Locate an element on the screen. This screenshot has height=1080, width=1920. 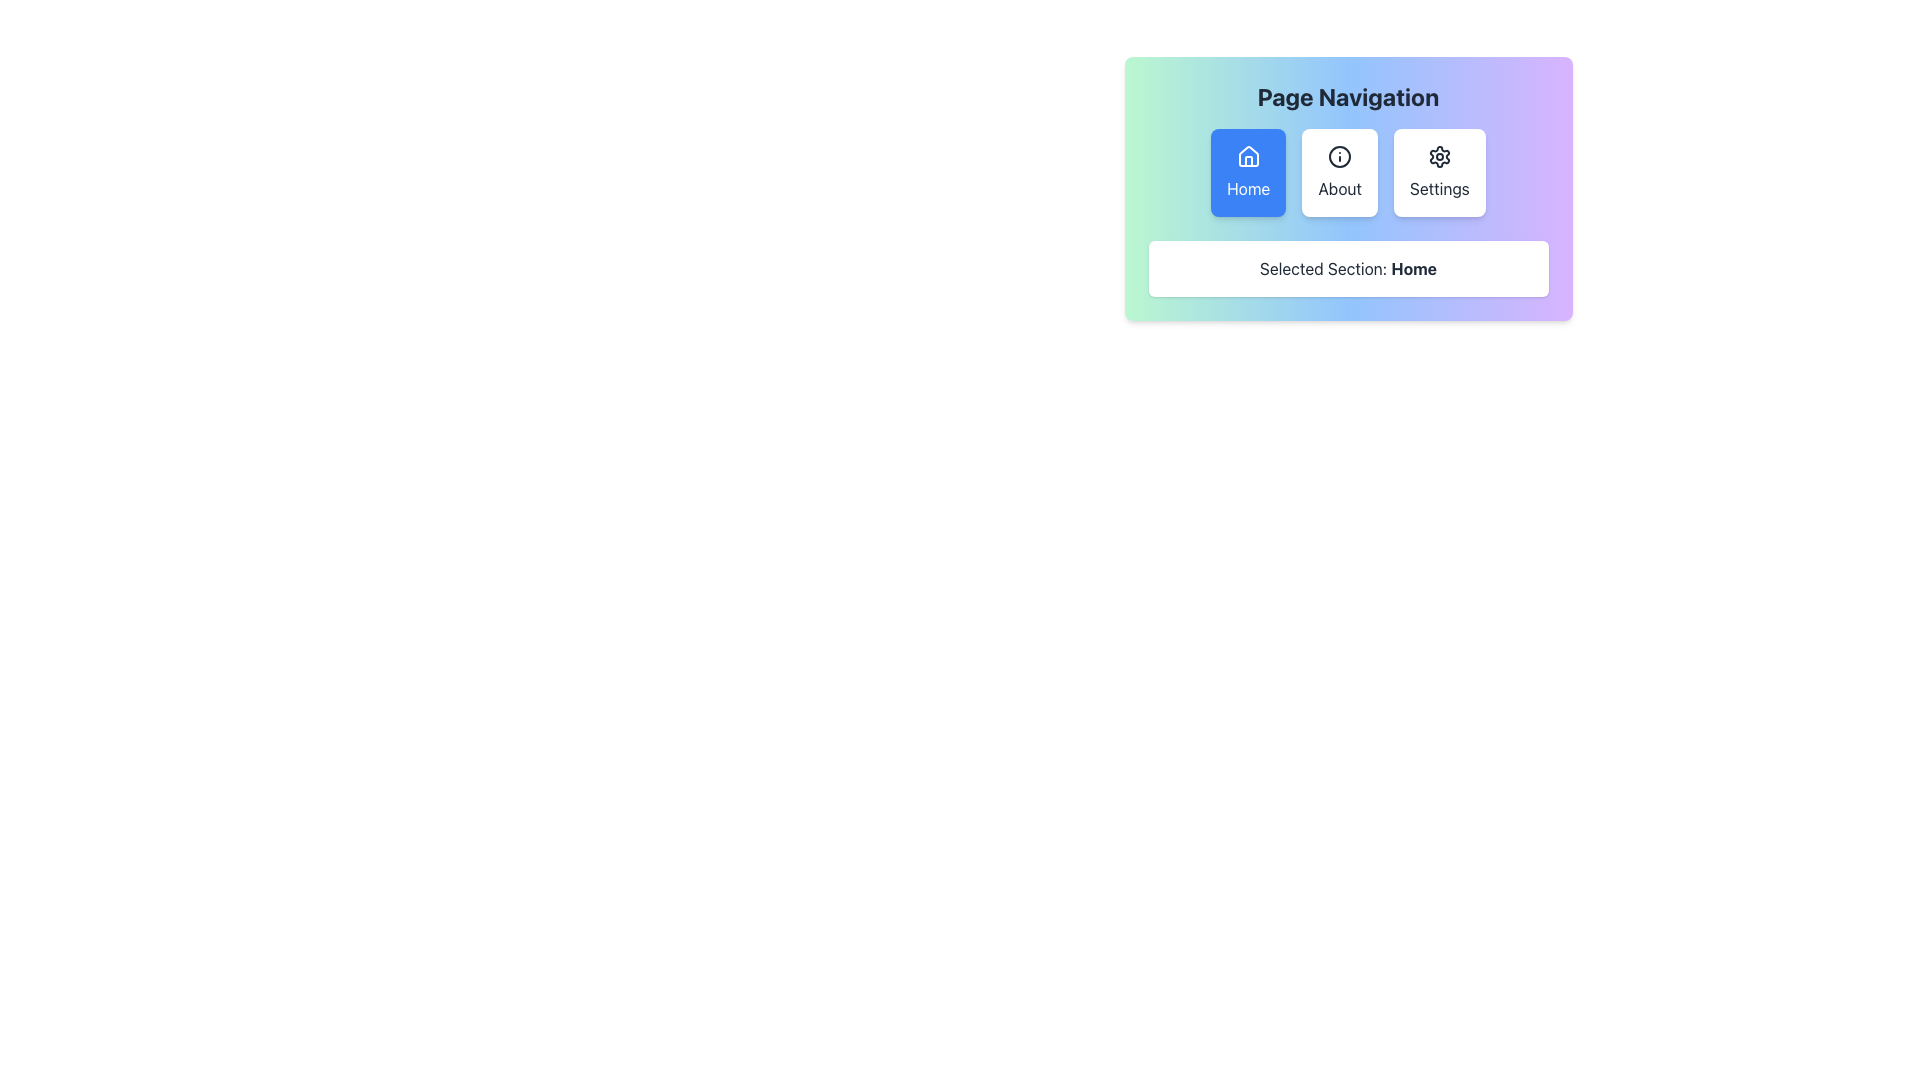
the 'Home' icon, which is a minimalistic house symbol centered within a blue rectangular button labeled 'Home' is located at coordinates (1247, 156).